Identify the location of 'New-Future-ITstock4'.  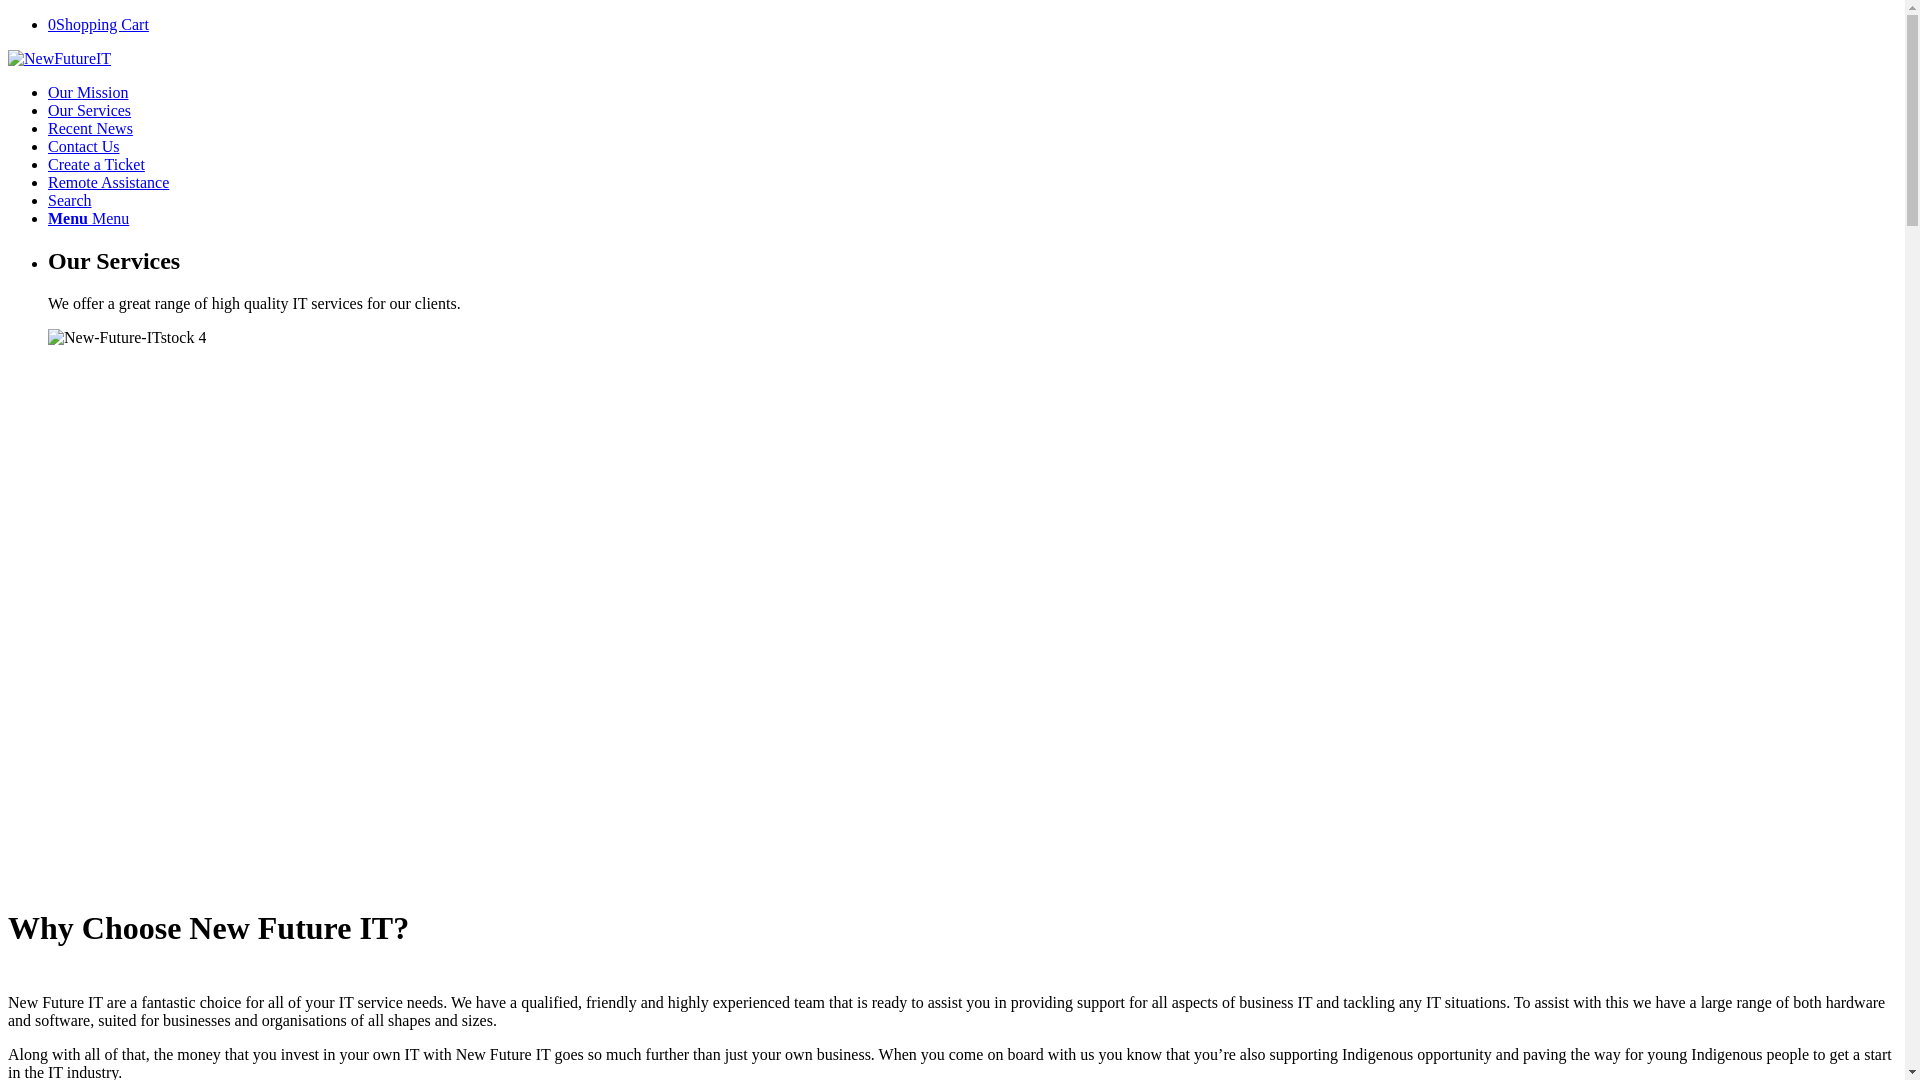
(125, 337).